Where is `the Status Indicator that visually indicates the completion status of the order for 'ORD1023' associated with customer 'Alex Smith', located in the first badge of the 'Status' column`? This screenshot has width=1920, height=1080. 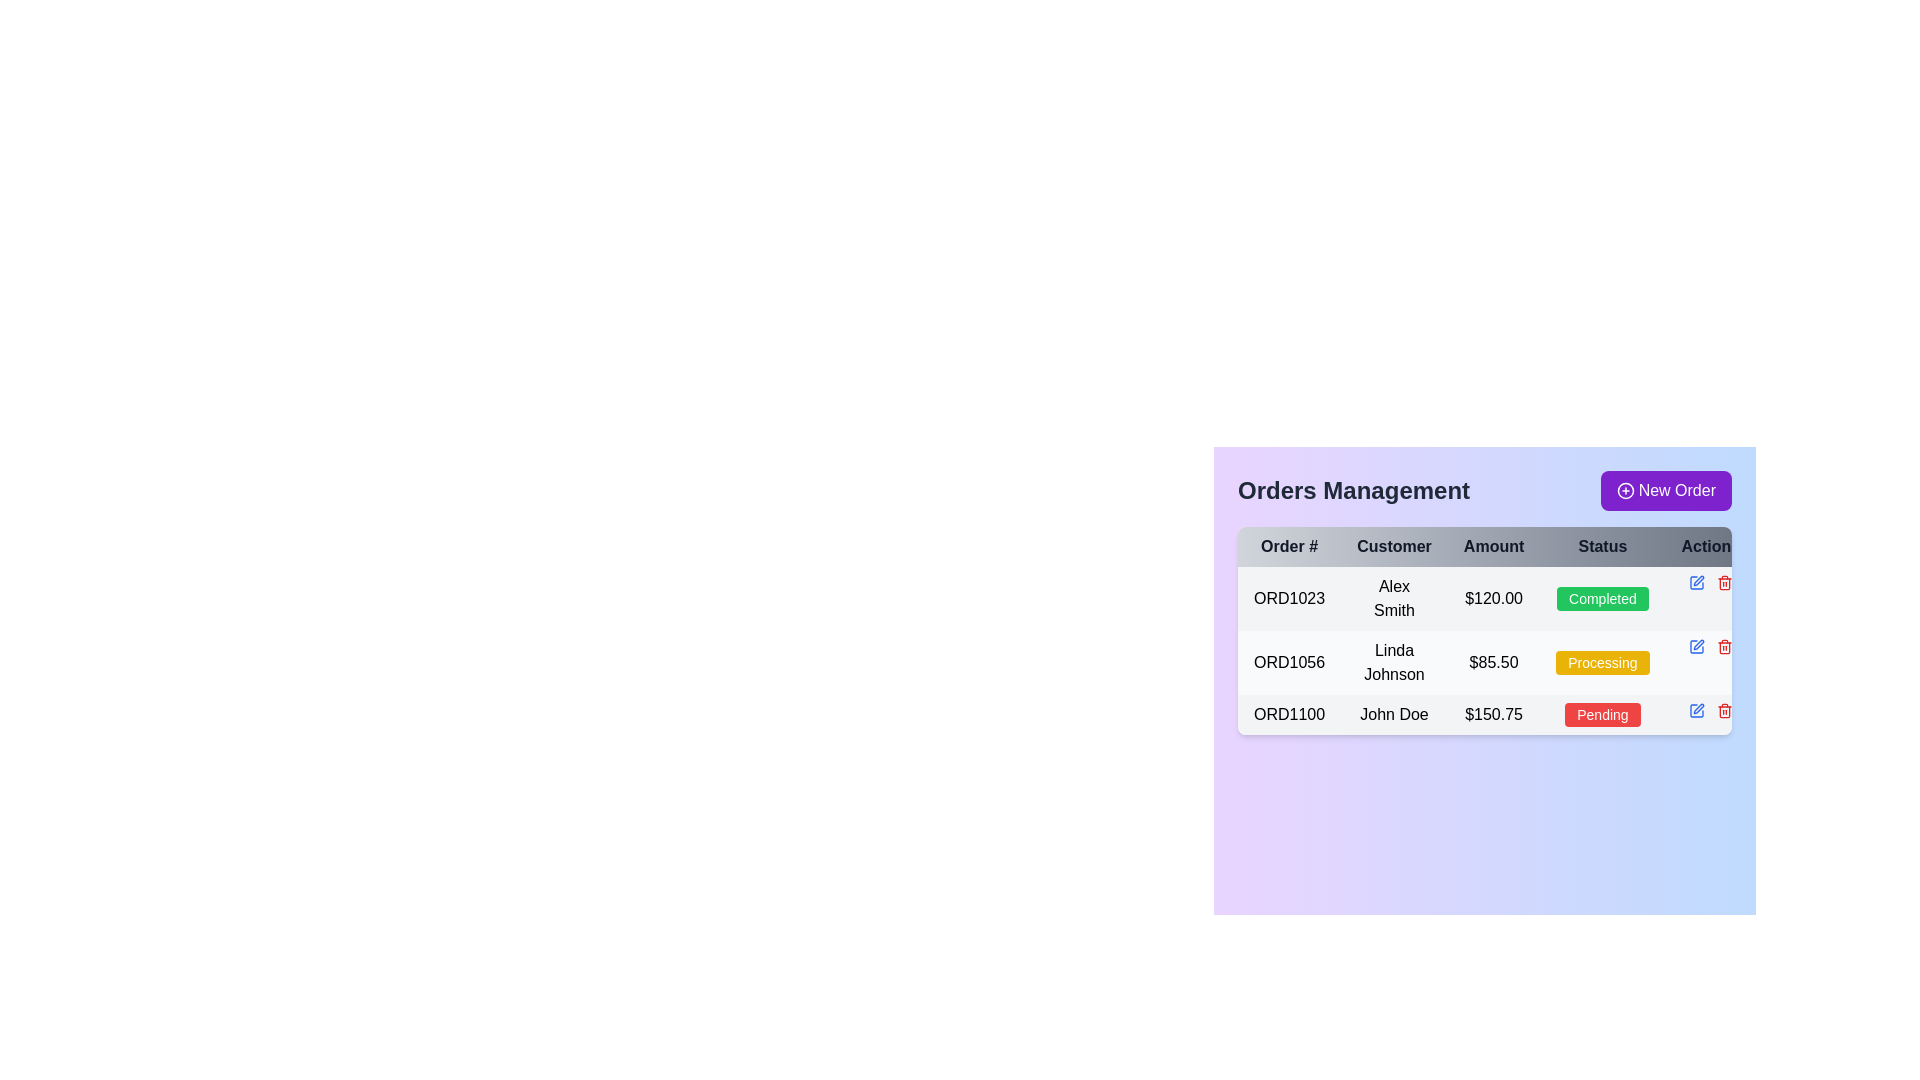
the Status Indicator that visually indicates the completion status of the order for 'ORD1023' associated with customer 'Alex Smith', located in the first badge of the 'Status' column is located at coordinates (1602, 597).